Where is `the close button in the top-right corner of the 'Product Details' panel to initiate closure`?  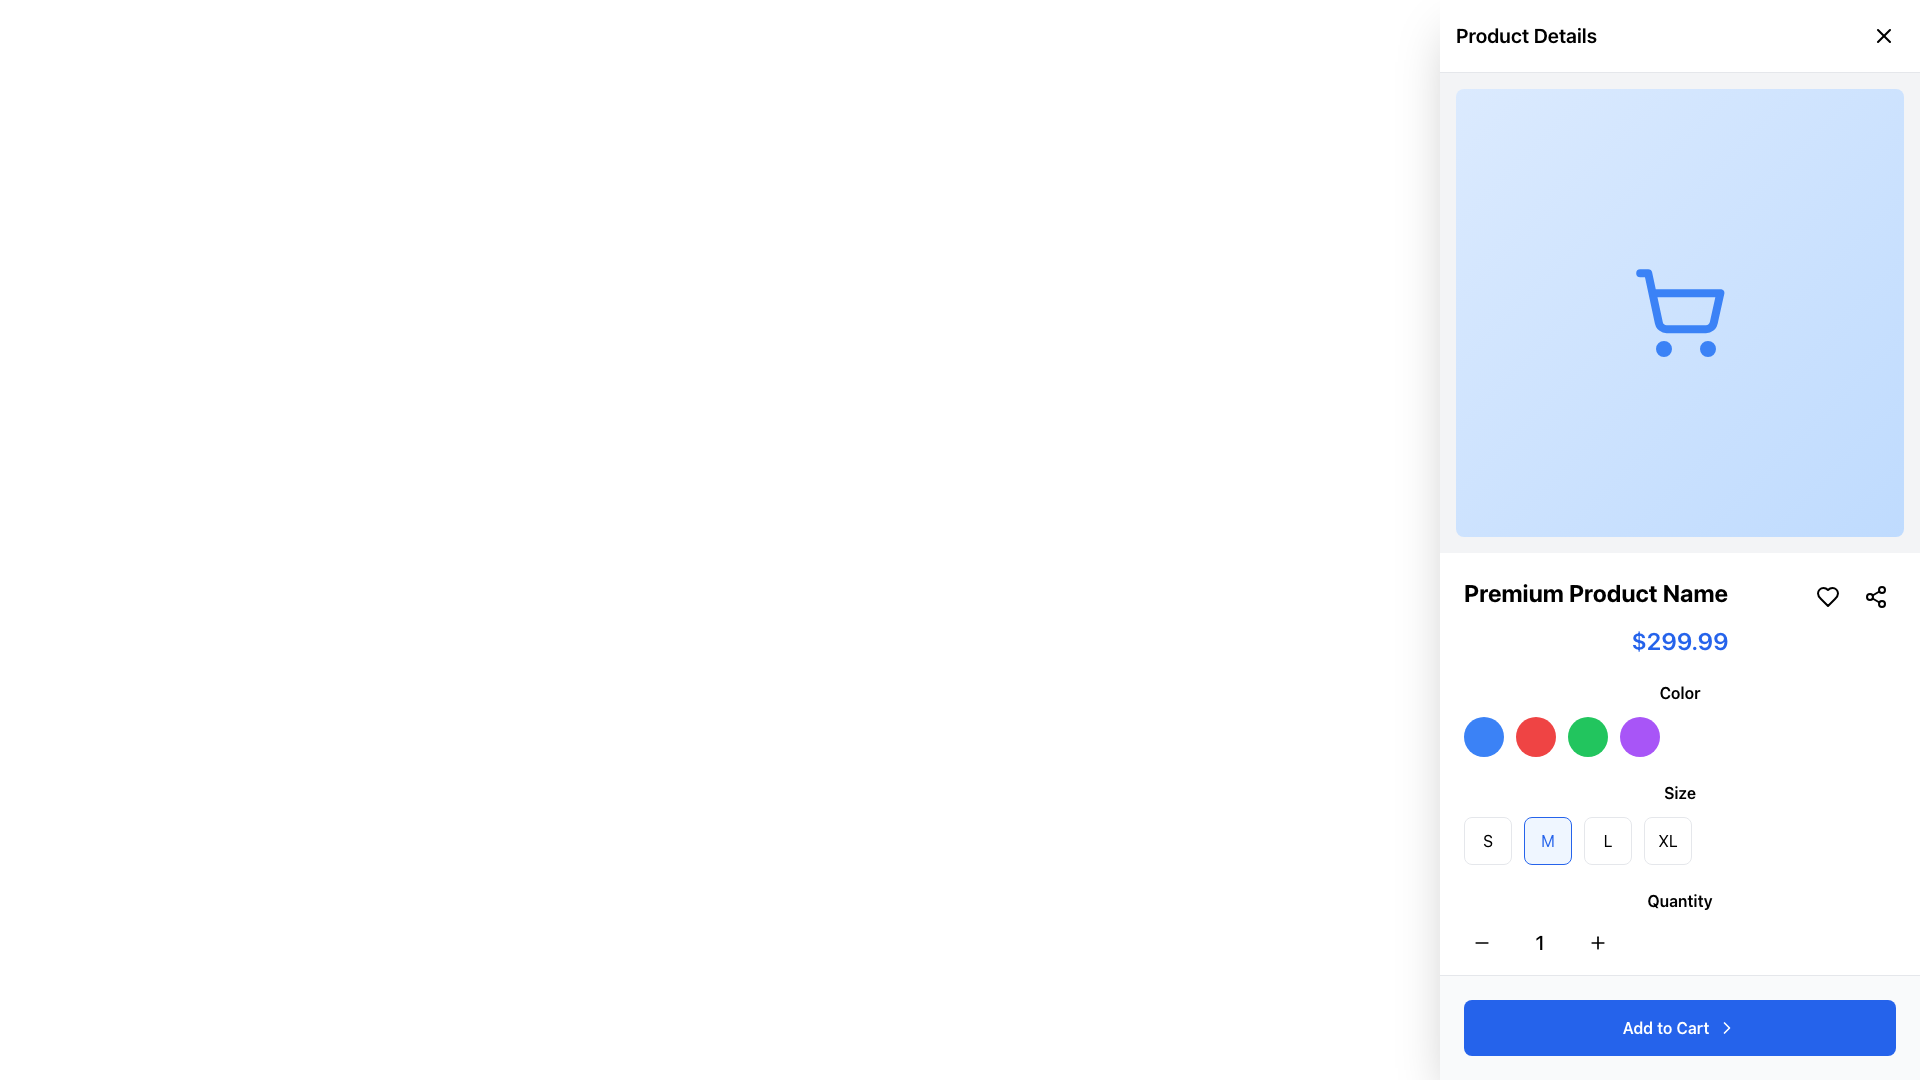 the close button in the top-right corner of the 'Product Details' panel to initiate closure is located at coordinates (1882, 35).